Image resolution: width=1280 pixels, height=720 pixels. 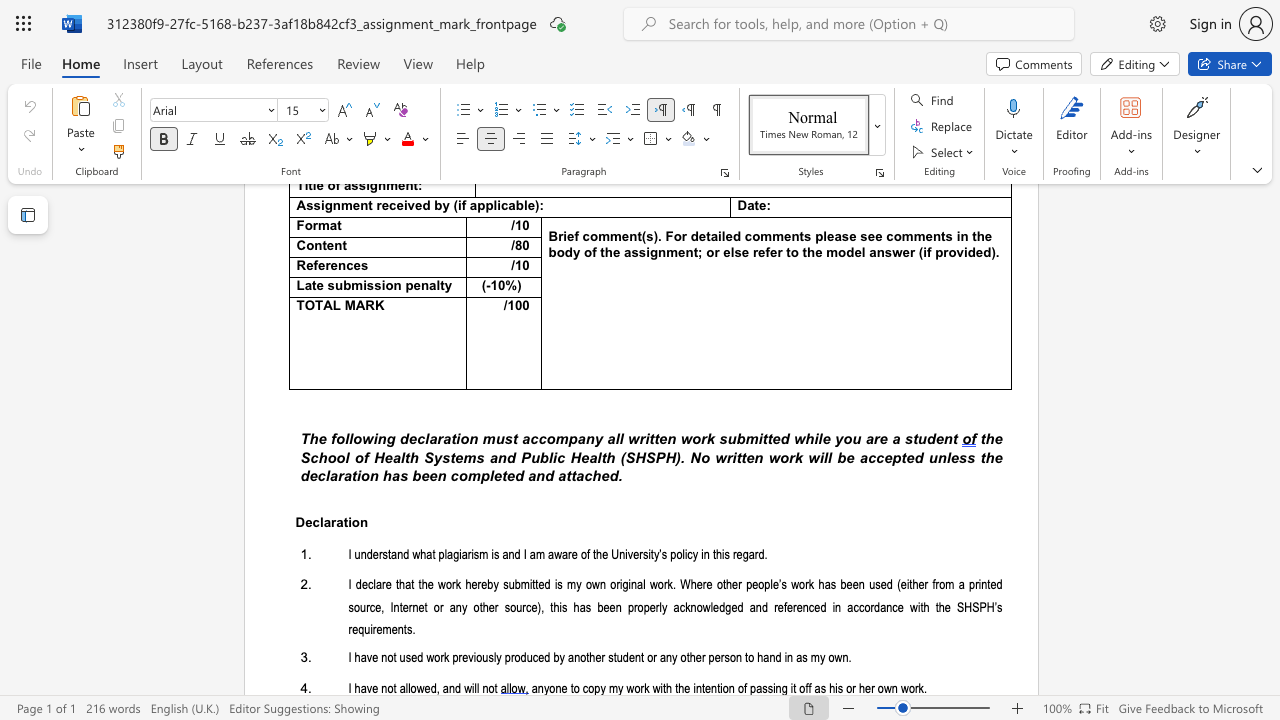 I want to click on the subset text "owin" within the text "following d", so click(x=353, y=438).